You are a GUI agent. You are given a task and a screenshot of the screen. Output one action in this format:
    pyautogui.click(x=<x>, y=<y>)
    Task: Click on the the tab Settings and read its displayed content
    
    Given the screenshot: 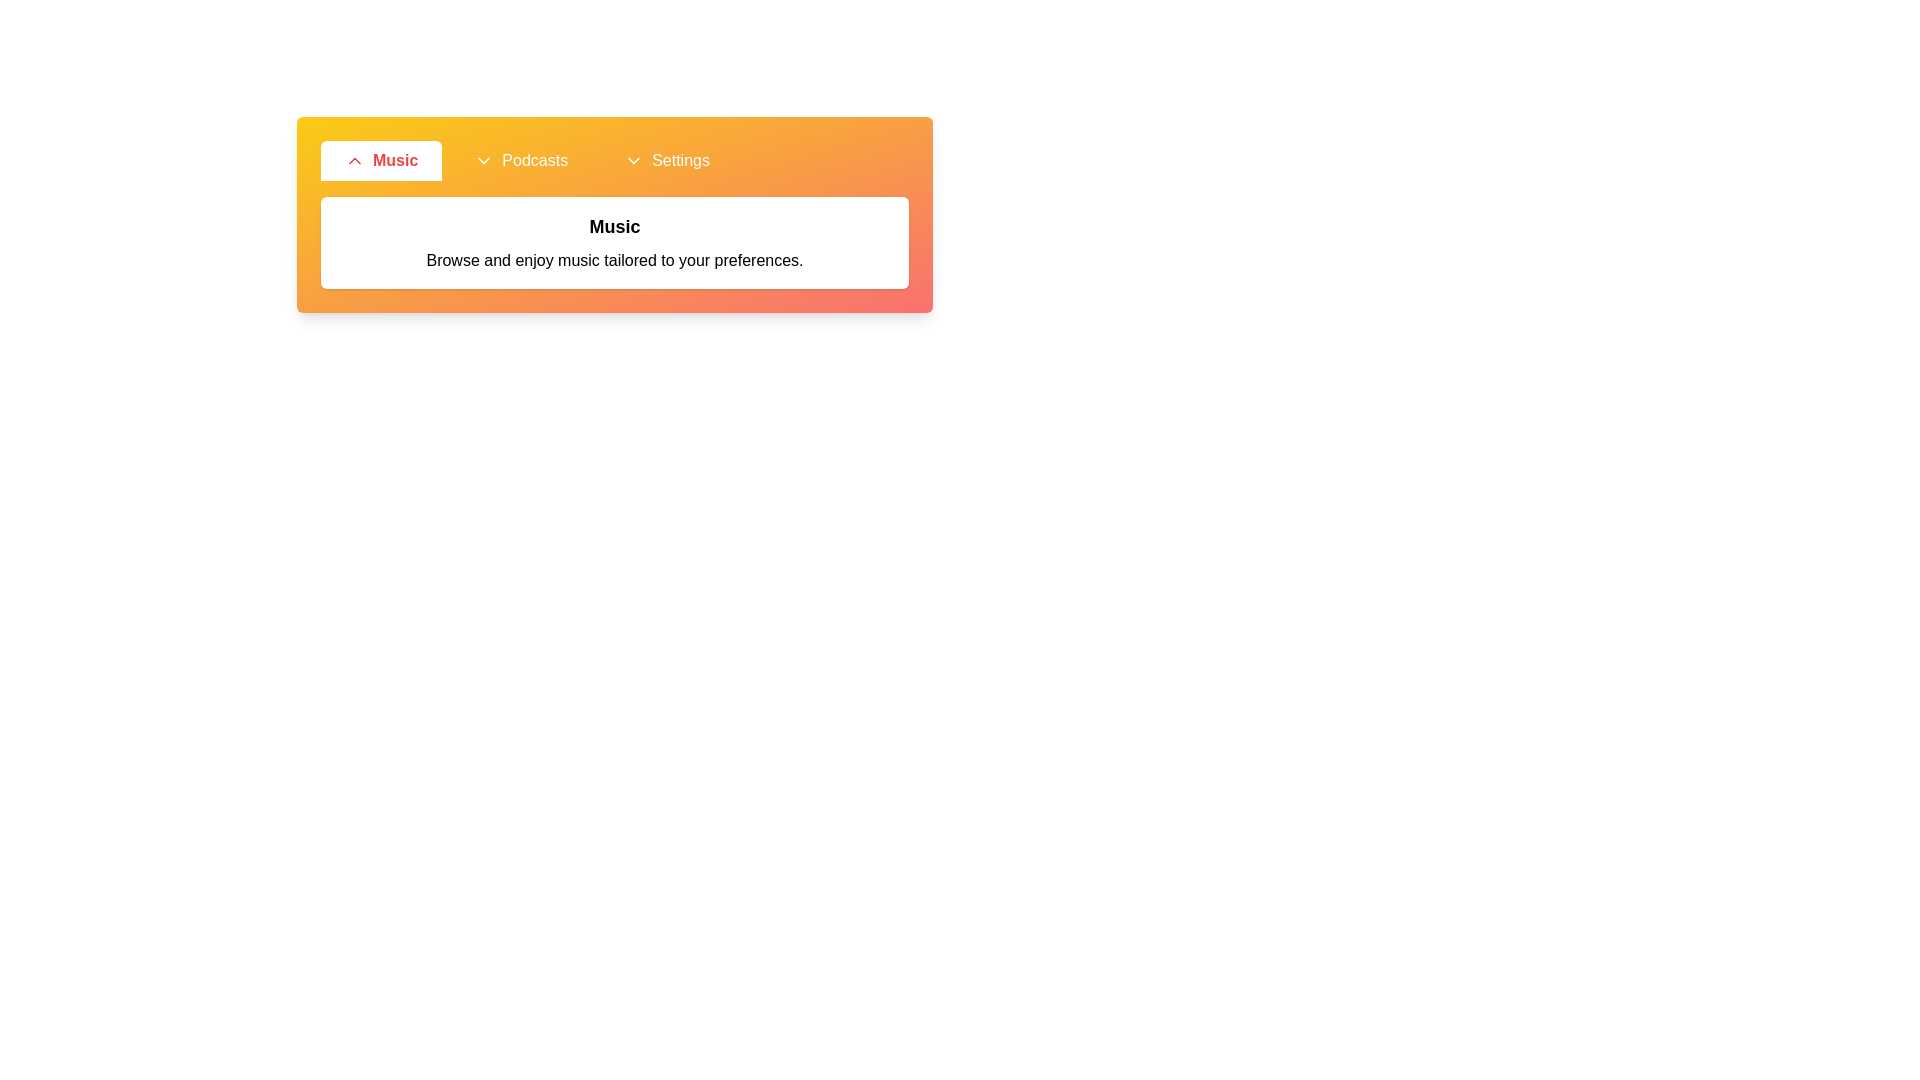 What is the action you would take?
    pyautogui.click(x=667, y=160)
    